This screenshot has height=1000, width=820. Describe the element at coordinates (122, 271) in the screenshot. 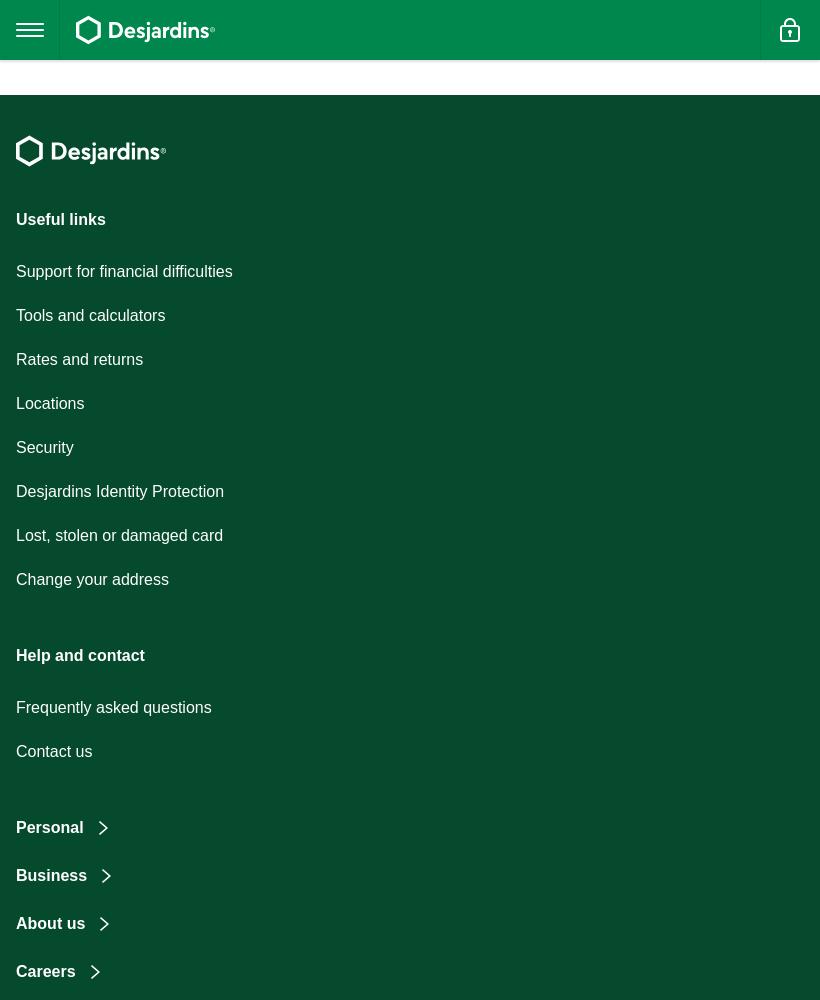

I see `'Support for financial difficulties'` at that location.